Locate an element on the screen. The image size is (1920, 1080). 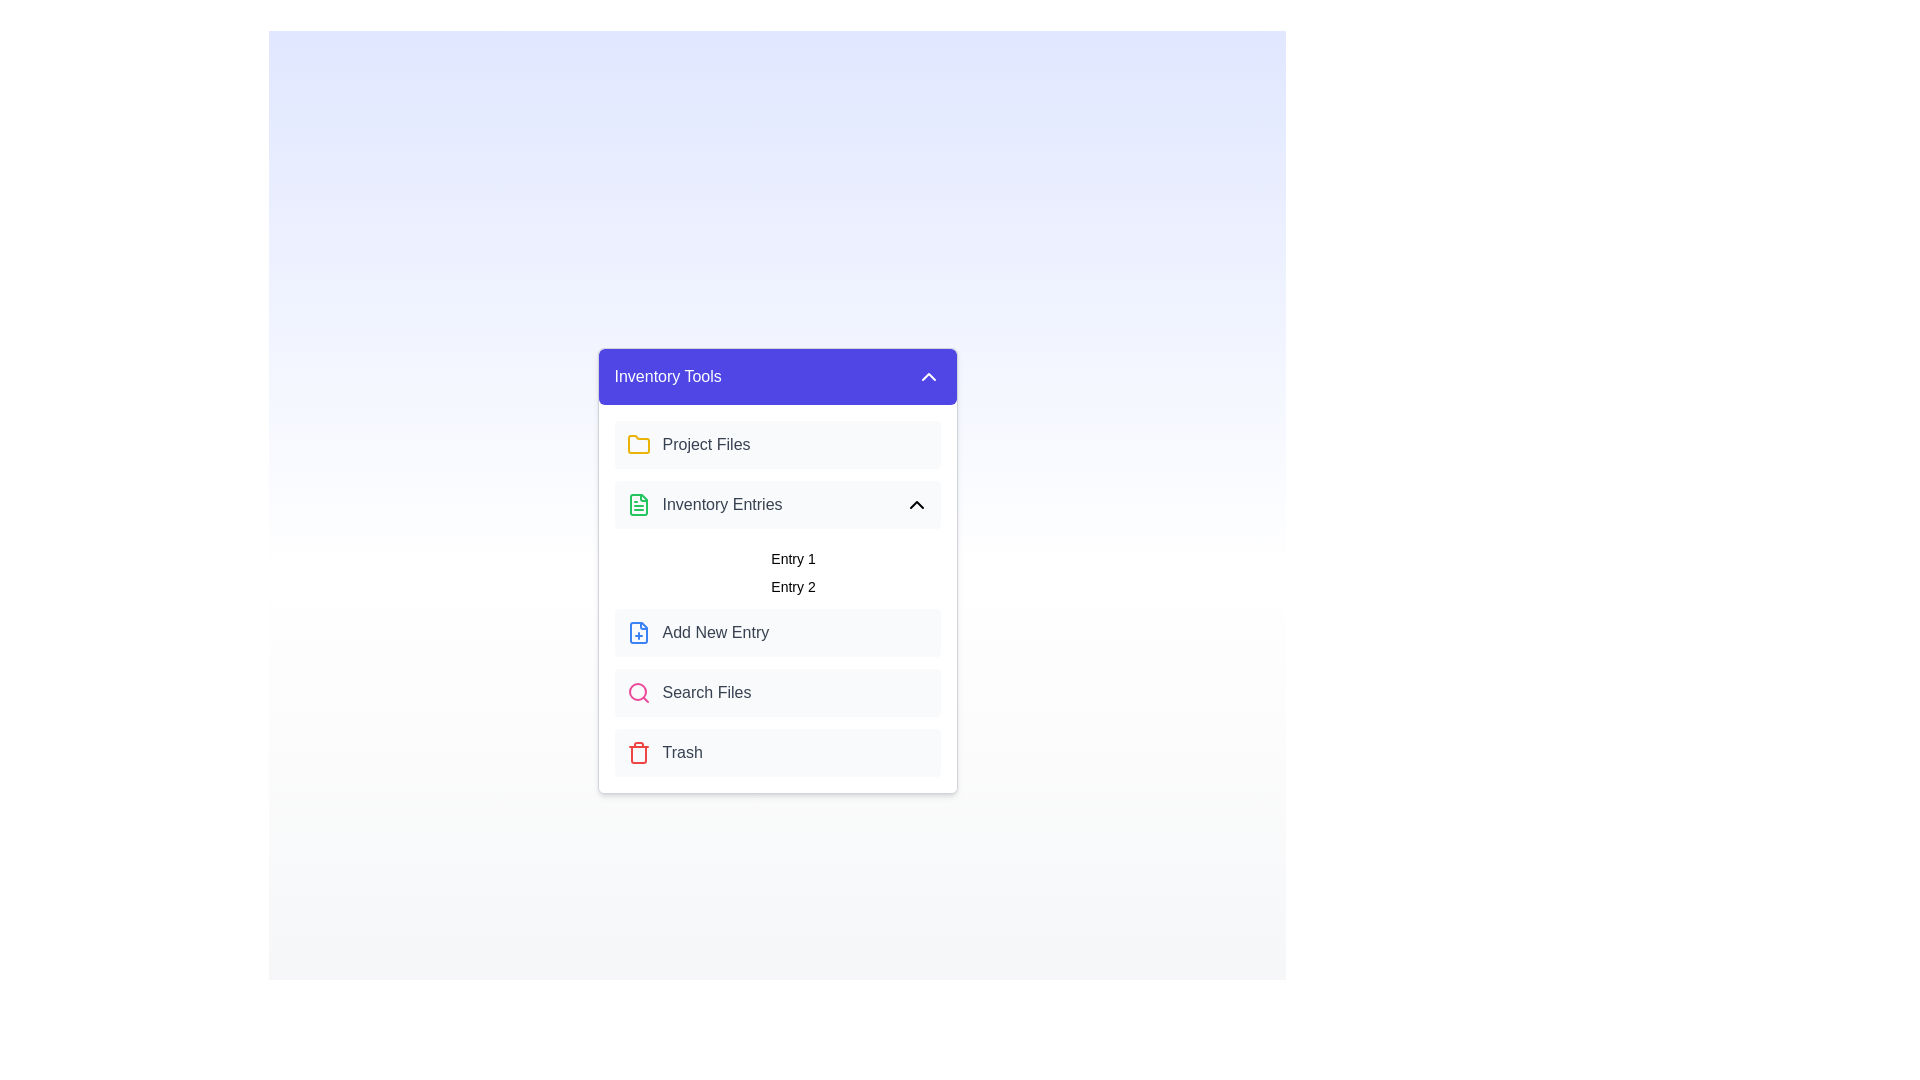
the panel in the 'Inventory Tools' section is located at coordinates (776, 597).